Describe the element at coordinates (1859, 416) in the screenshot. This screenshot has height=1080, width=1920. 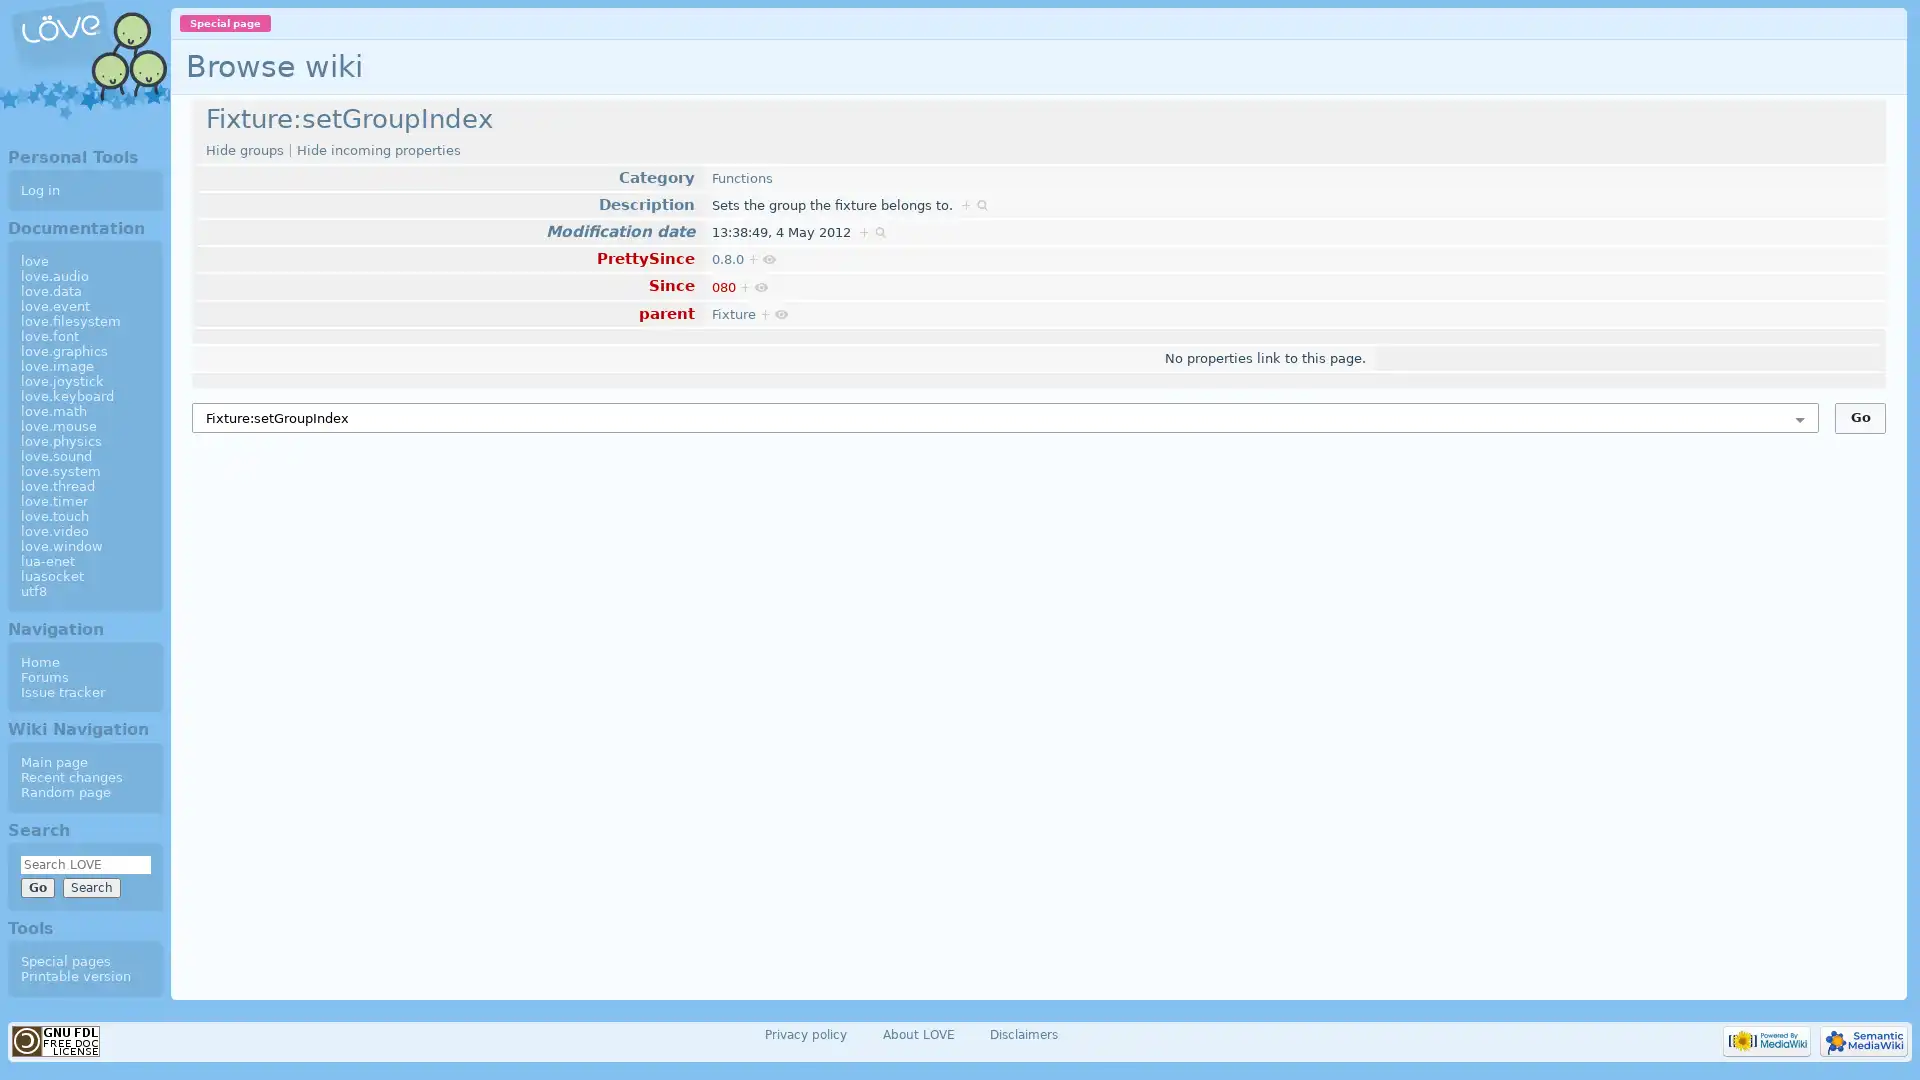
I see `Go` at that location.